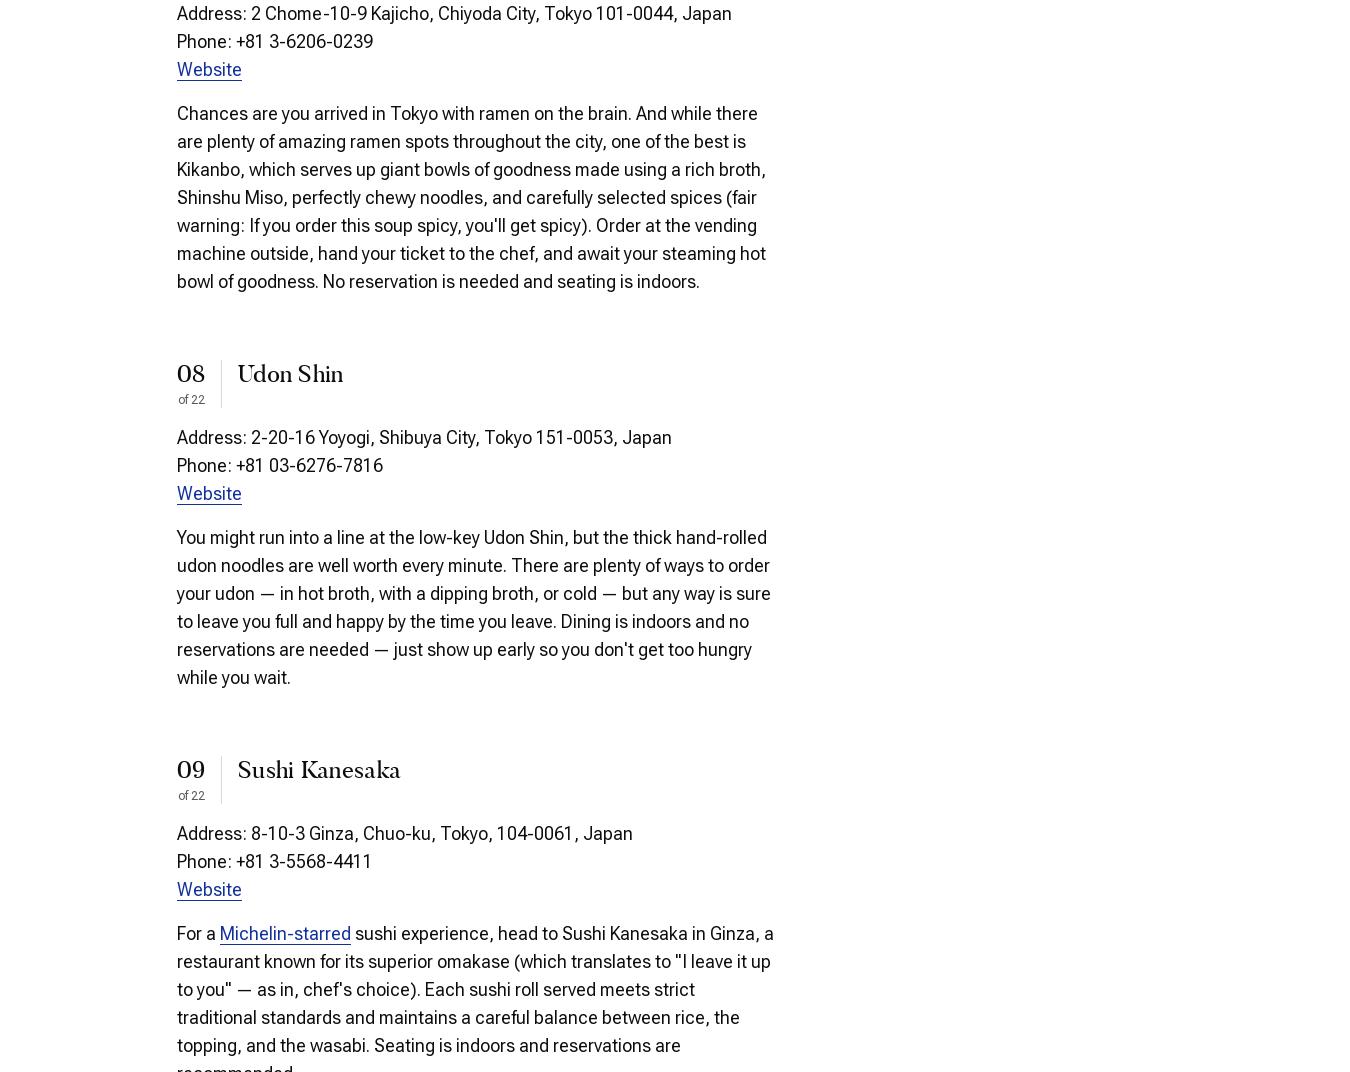  Describe the element at coordinates (405, 831) in the screenshot. I see `'Address: 8-10-3 Ginza, Chuo-ku, Tokyo, 104-0061, Japan'` at that location.